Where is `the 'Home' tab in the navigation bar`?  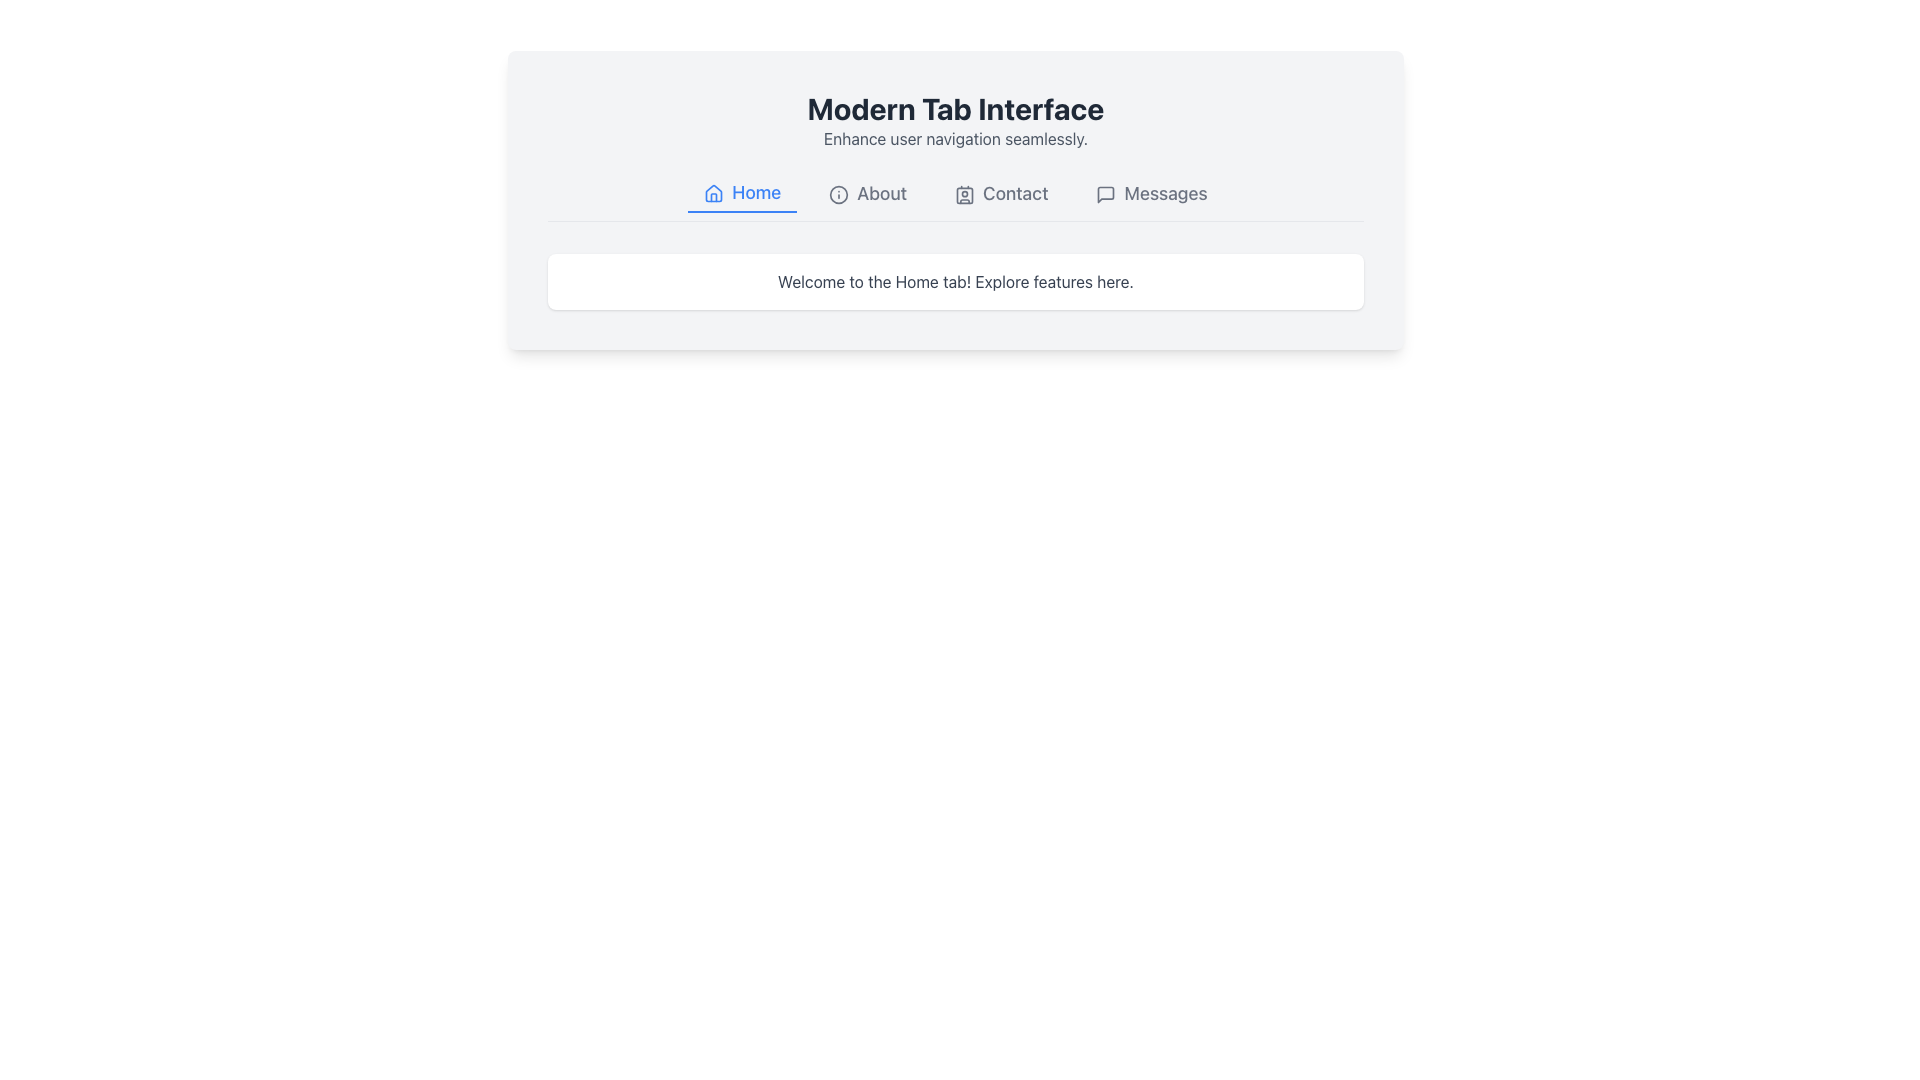 the 'Home' tab in the navigation bar is located at coordinates (741, 193).